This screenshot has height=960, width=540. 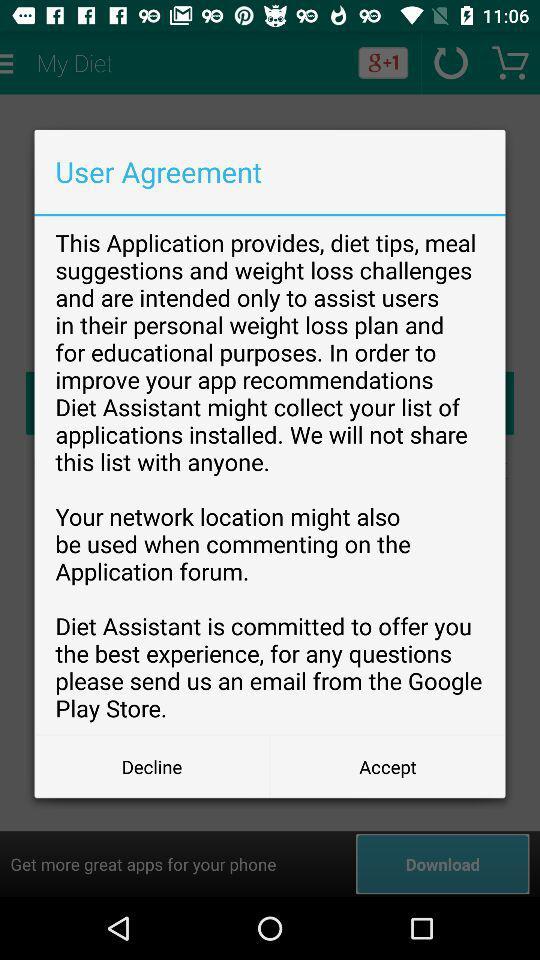 I want to click on app below this application provides, so click(x=387, y=765).